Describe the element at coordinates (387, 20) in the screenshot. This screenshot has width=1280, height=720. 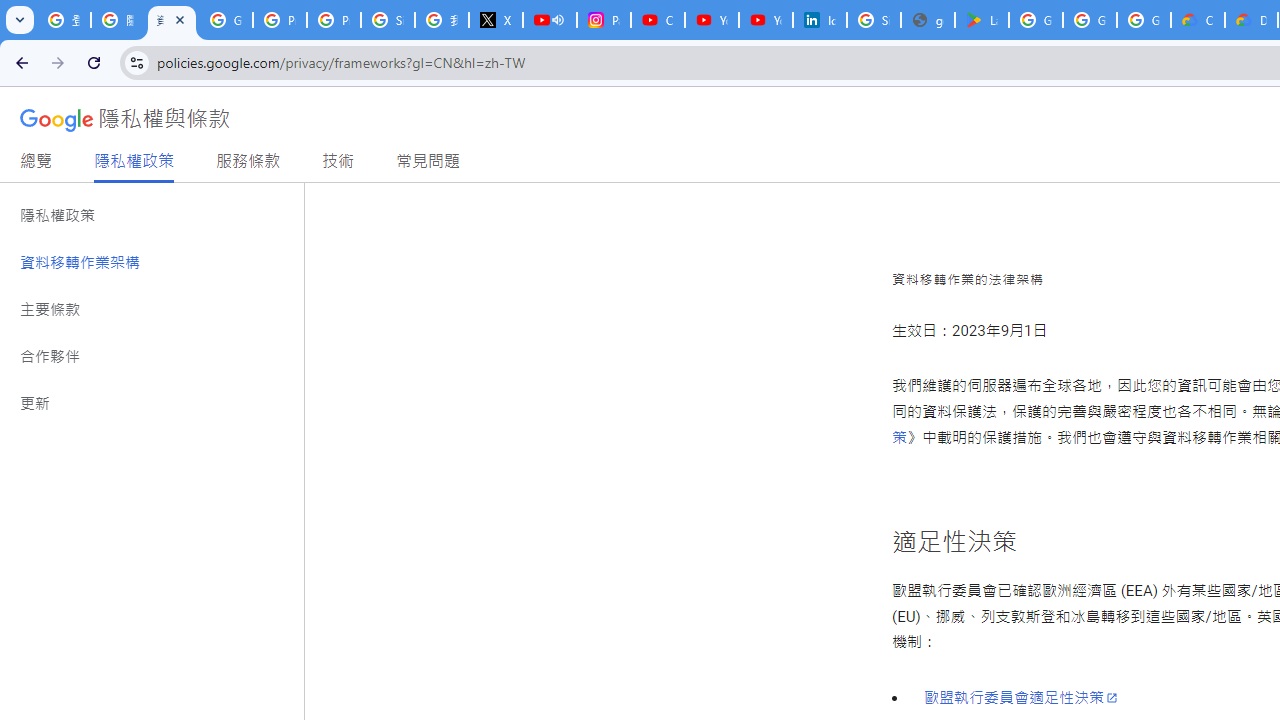
I see `'Sign in - Google Accounts'` at that location.